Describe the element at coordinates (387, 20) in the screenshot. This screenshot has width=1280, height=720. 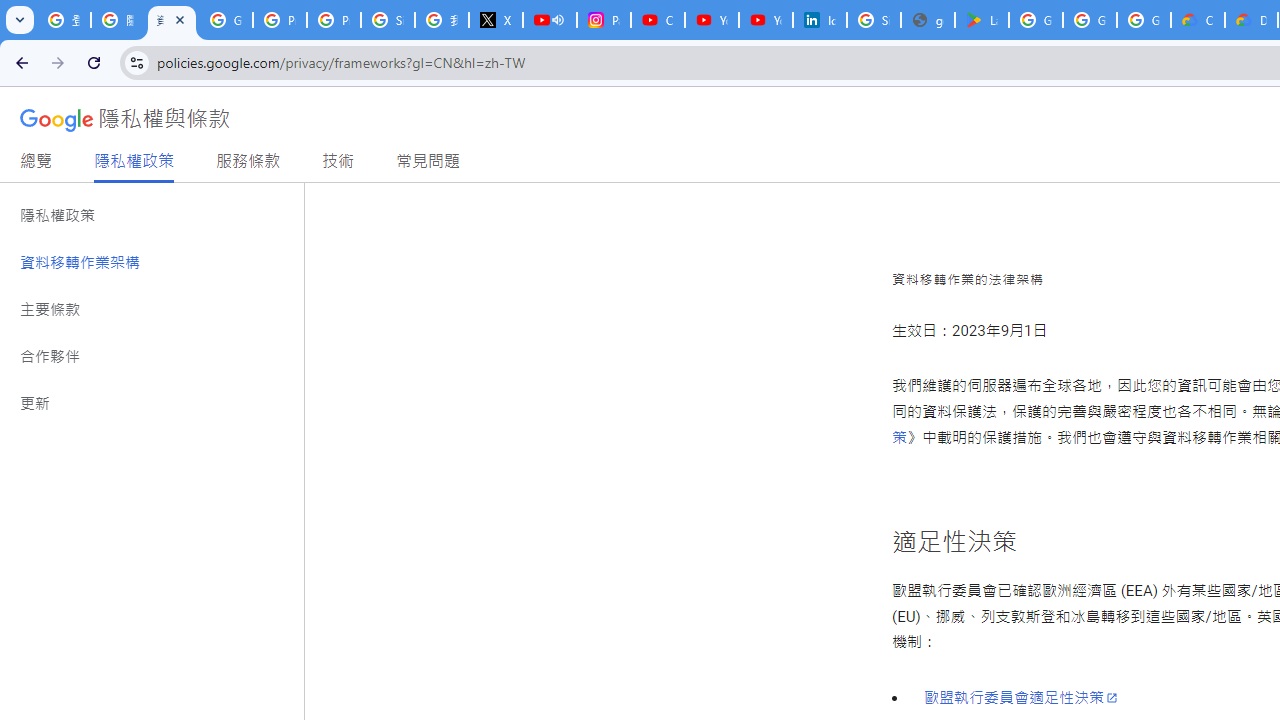
I see `'Sign in - Google Accounts'` at that location.